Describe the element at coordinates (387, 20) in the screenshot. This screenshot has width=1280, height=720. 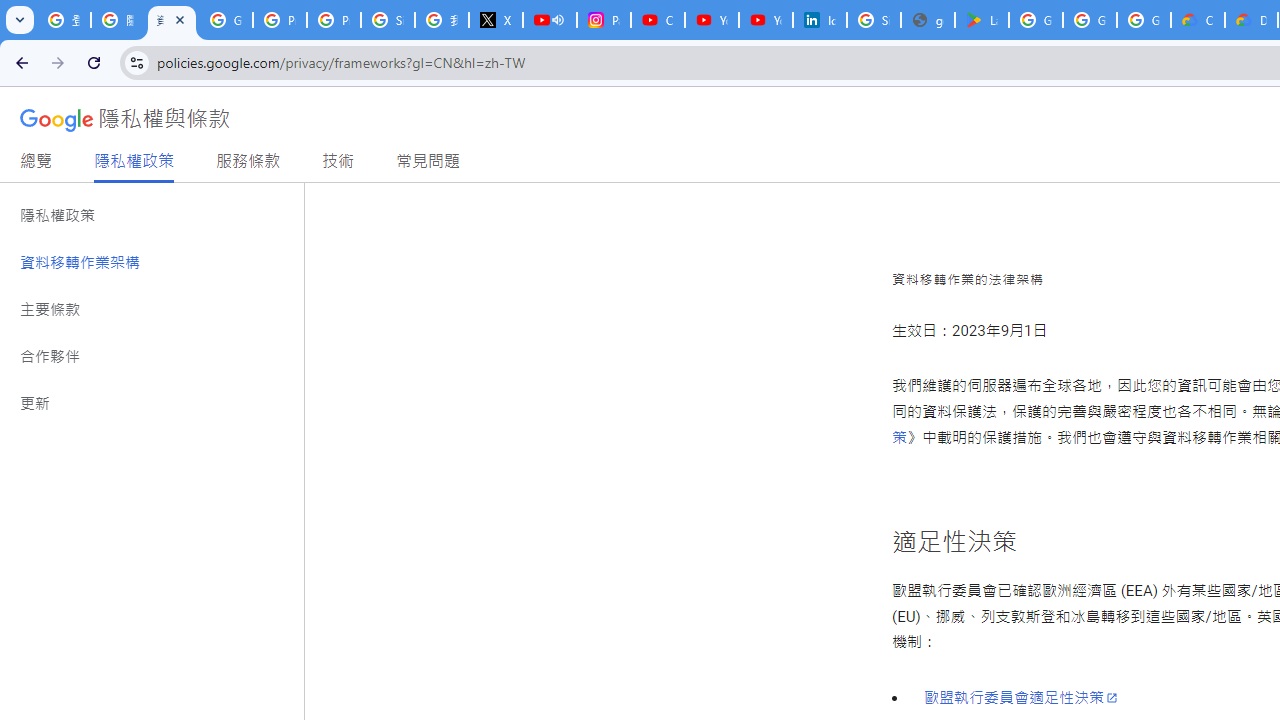
I see `'Sign in - Google Accounts'` at that location.